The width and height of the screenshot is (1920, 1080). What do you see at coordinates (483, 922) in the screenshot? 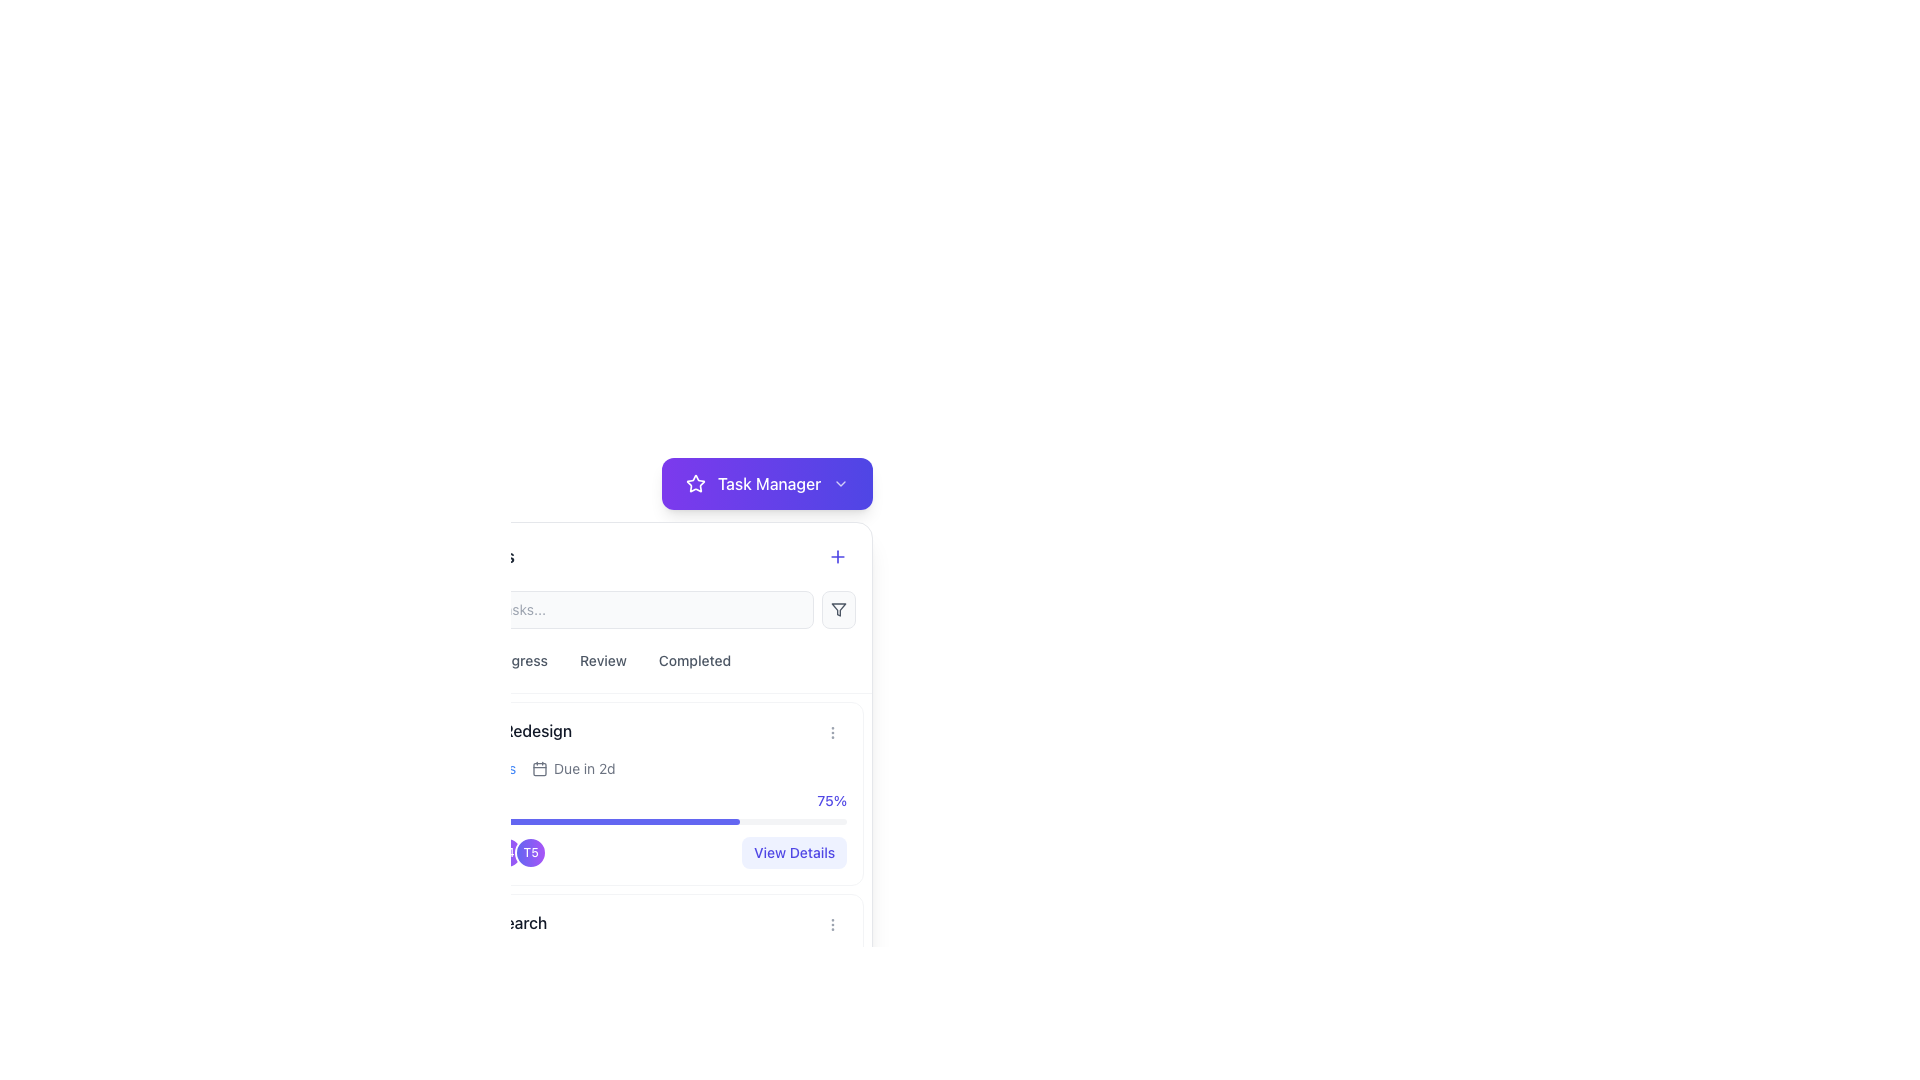
I see `the 'User Research' text label with a yellow circular indicator for keyboard navigation` at bounding box center [483, 922].